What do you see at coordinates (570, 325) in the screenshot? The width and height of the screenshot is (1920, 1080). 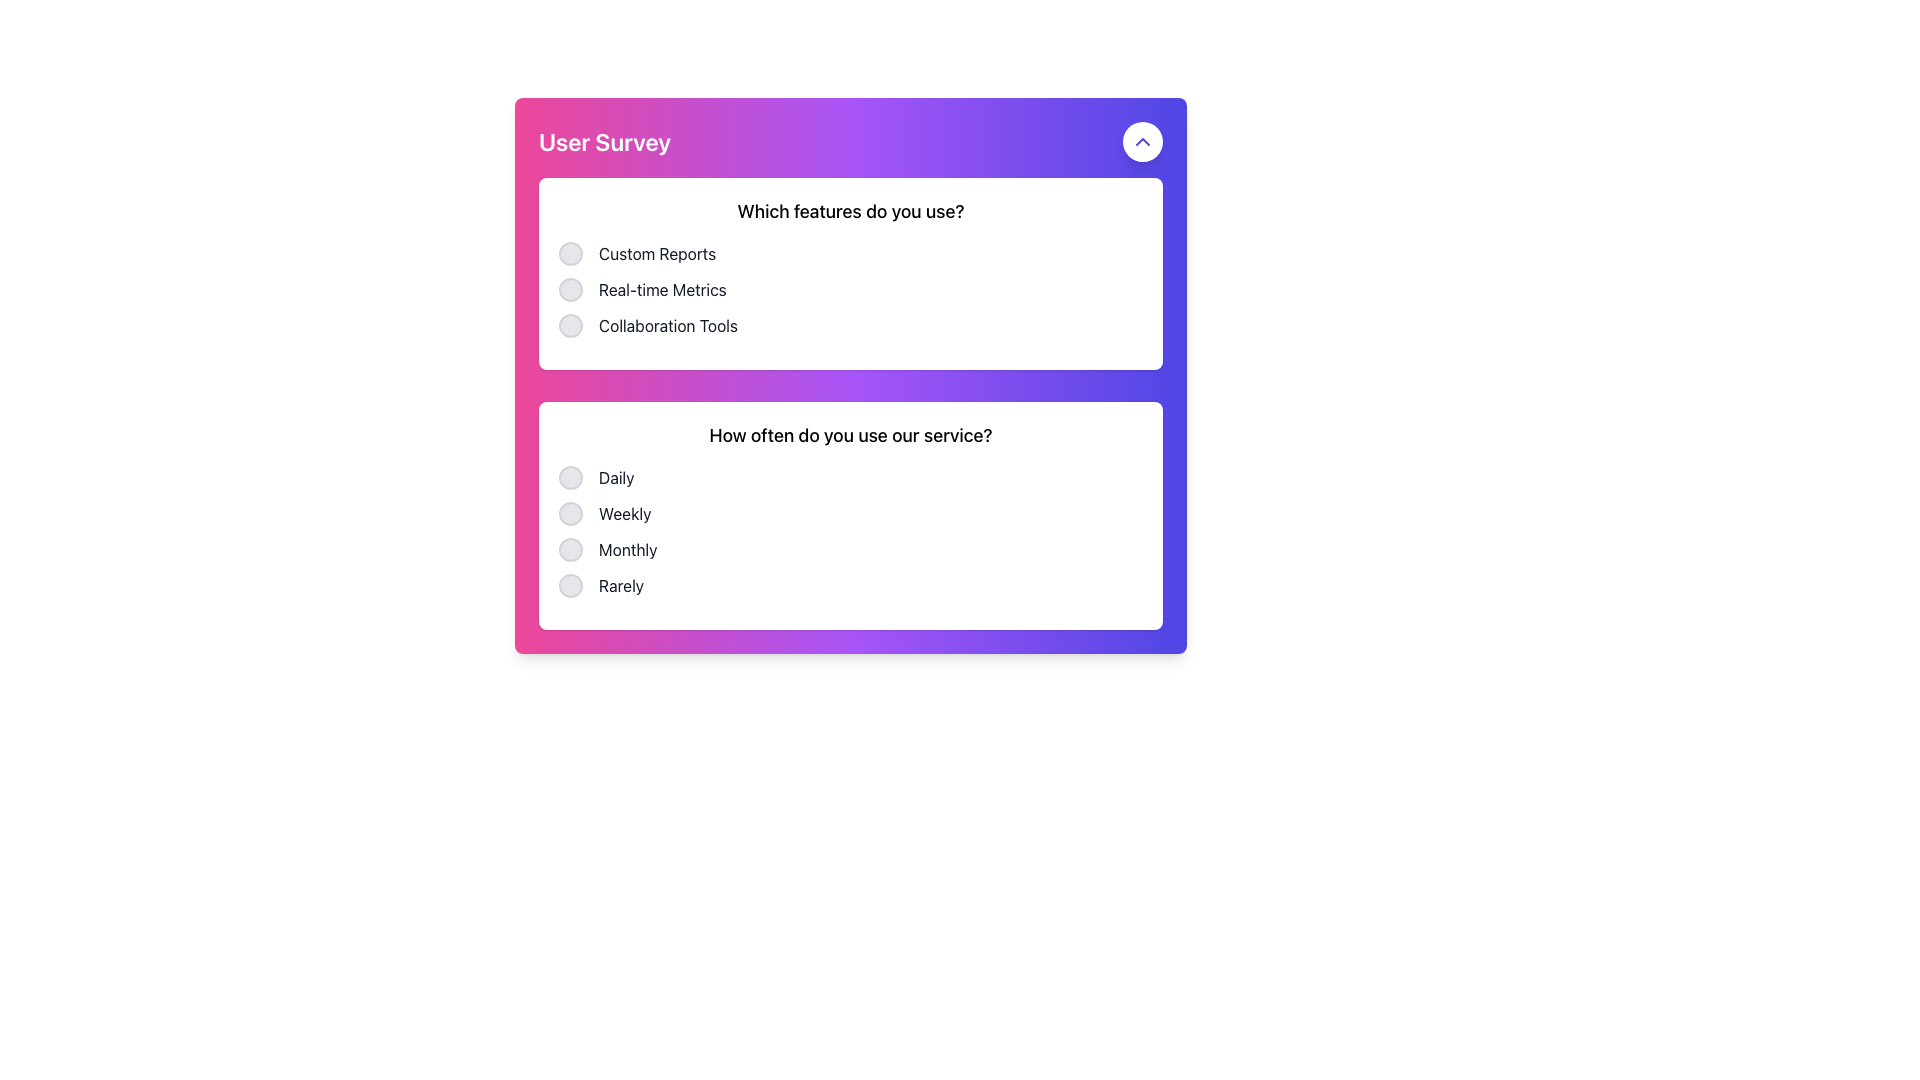 I see `the radio button for 'Collaboration Tools'` at bounding box center [570, 325].